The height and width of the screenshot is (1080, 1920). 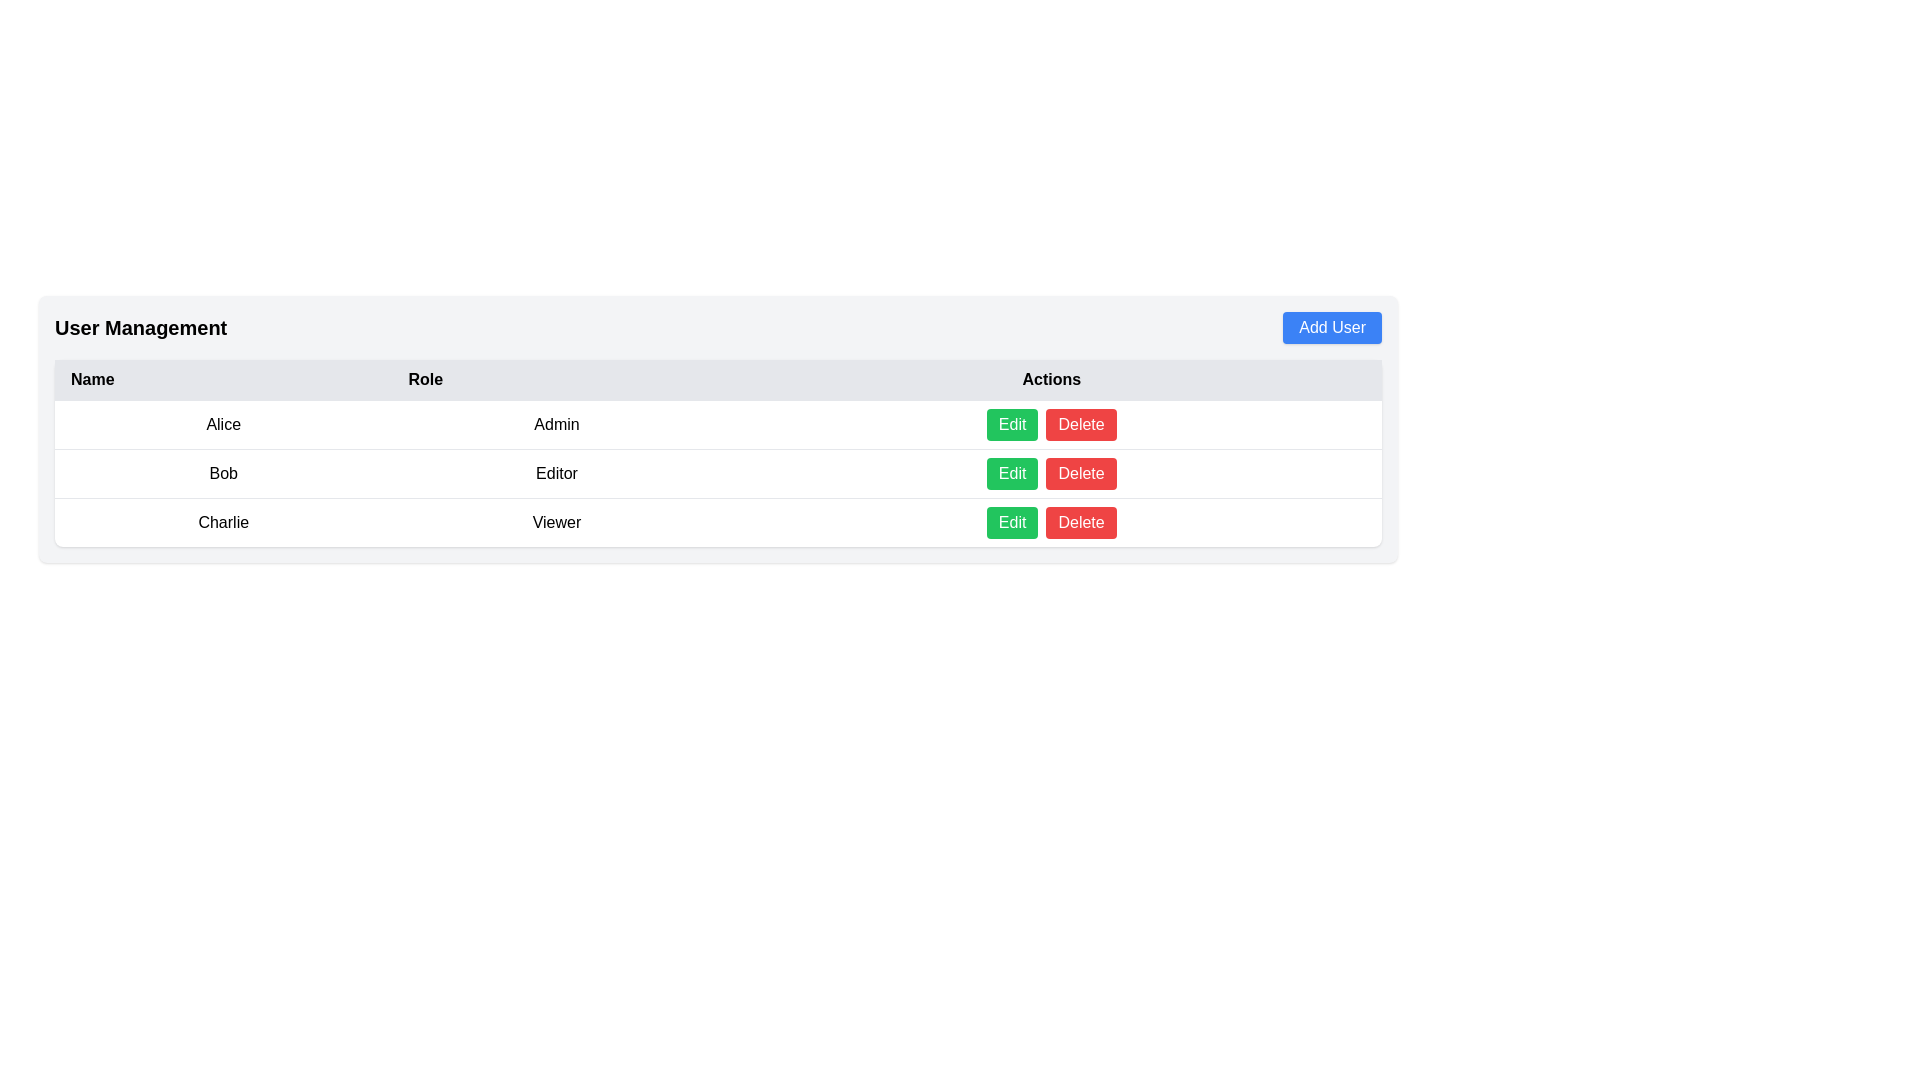 What do you see at coordinates (223, 423) in the screenshot?
I see `the static text label displaying the user's name in the user management interface, located in the second row under the 'Name' column, next to 'Admin' in the 'Role' column` at bounding box center [223, 423].